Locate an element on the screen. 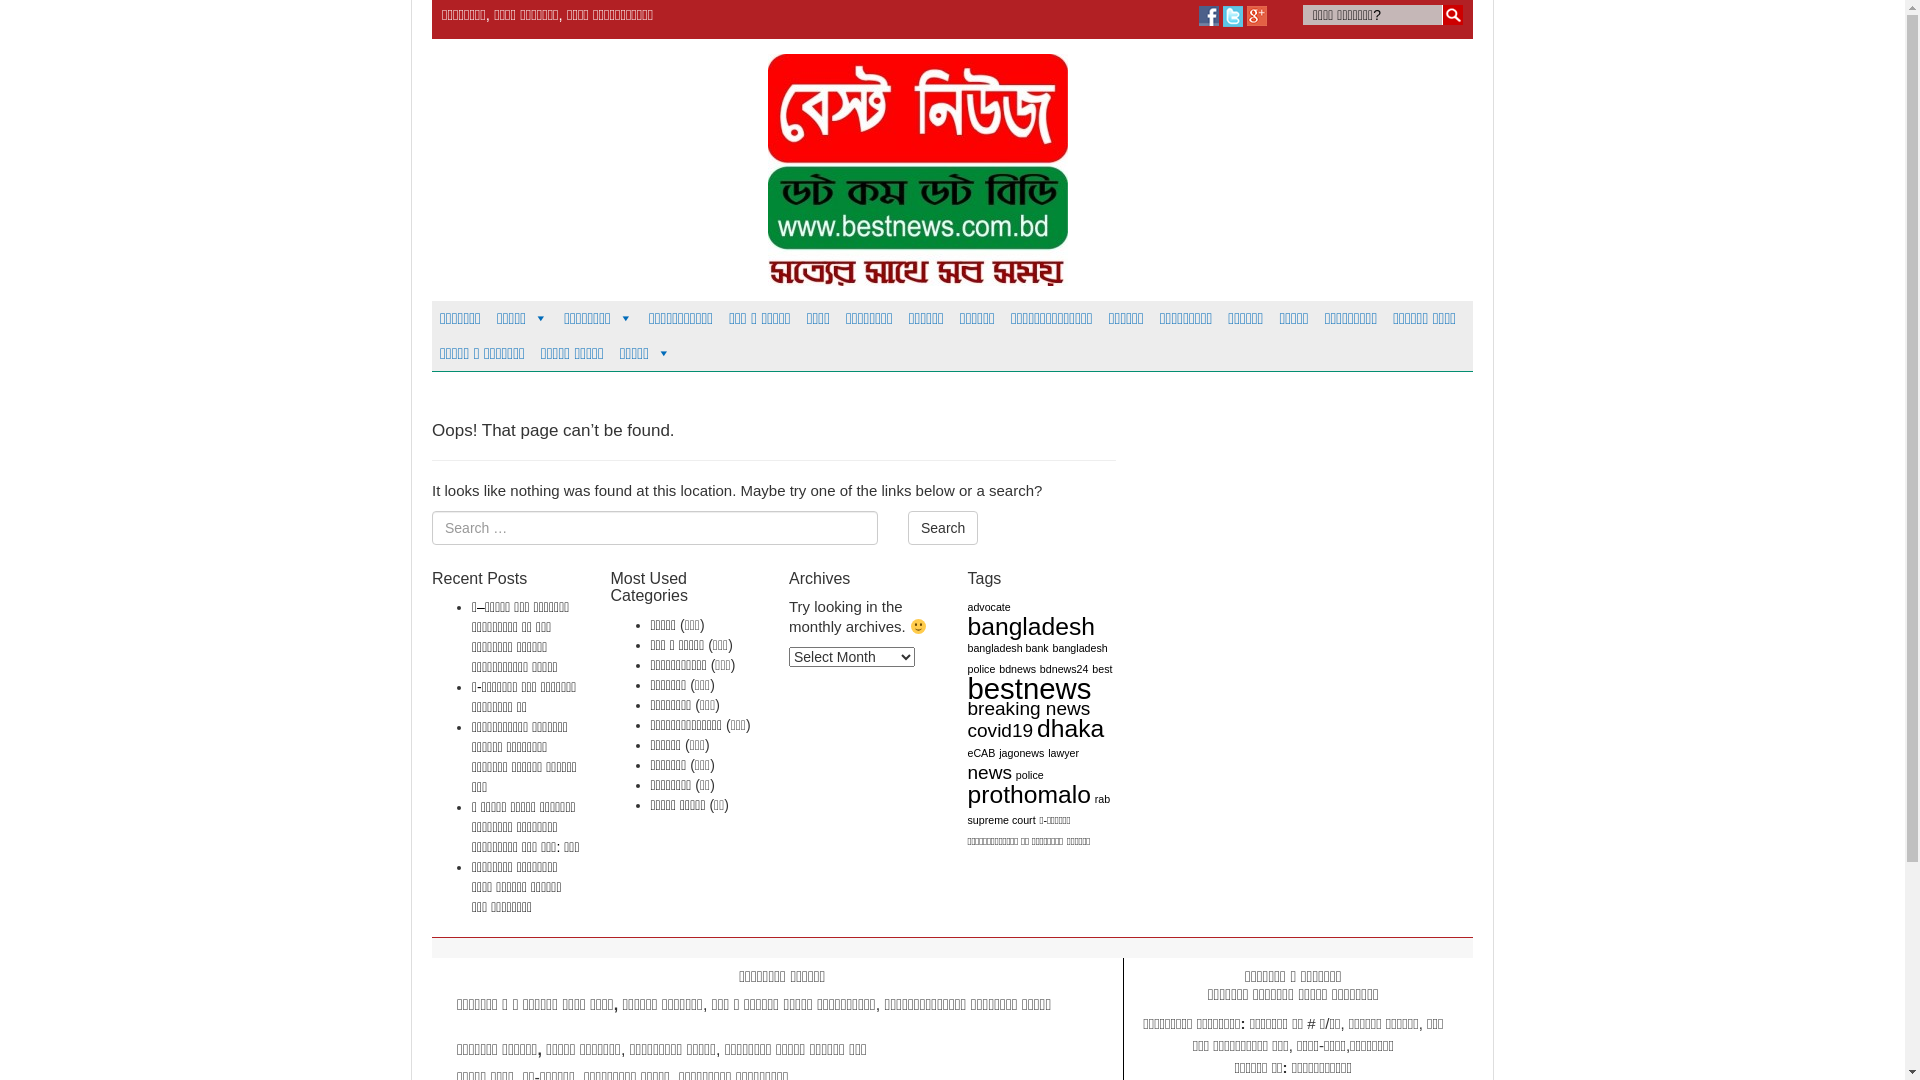  'rab' is located at coordinates (1101, 797).